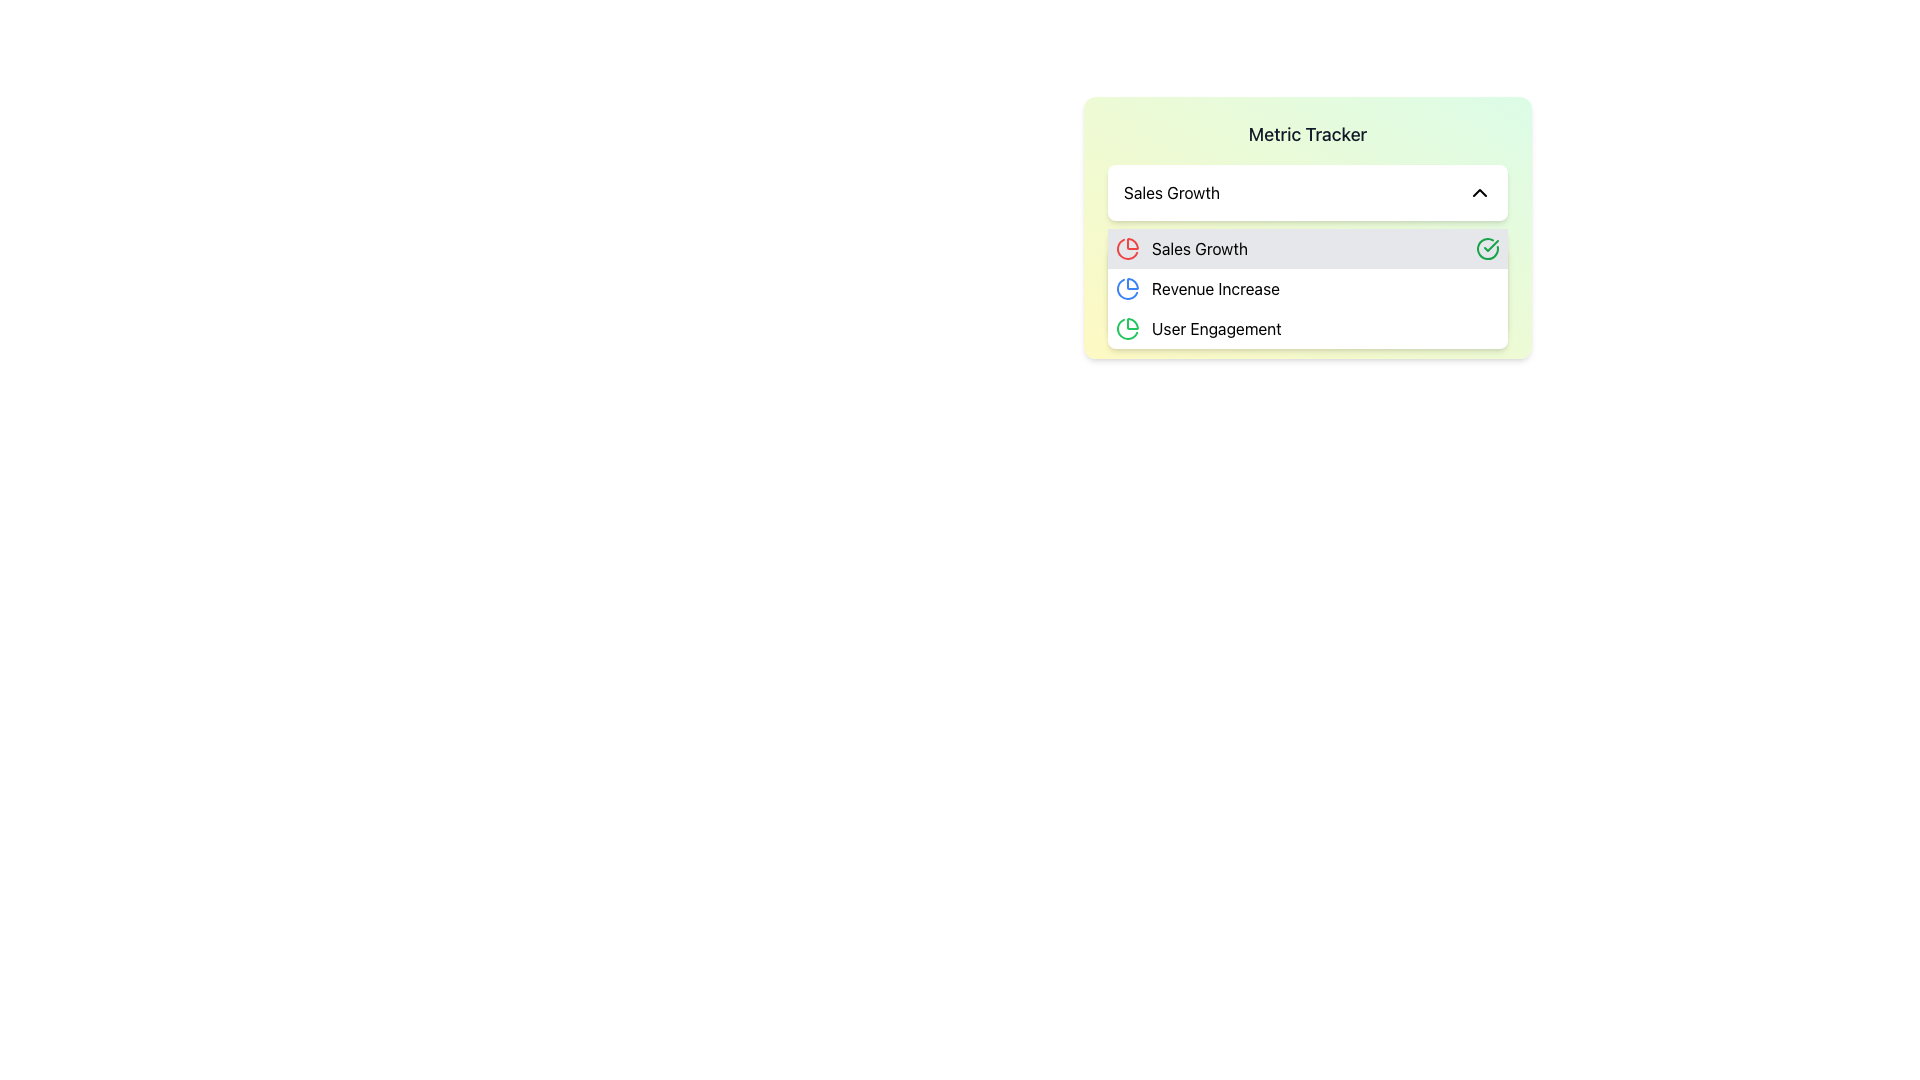 The height and width of the screenshot is (1080, 1920). I want to click on the collapse icon located to the right of the text 'Sales Growth' in the 'Metric Tracker' card, so click(1479, 192).